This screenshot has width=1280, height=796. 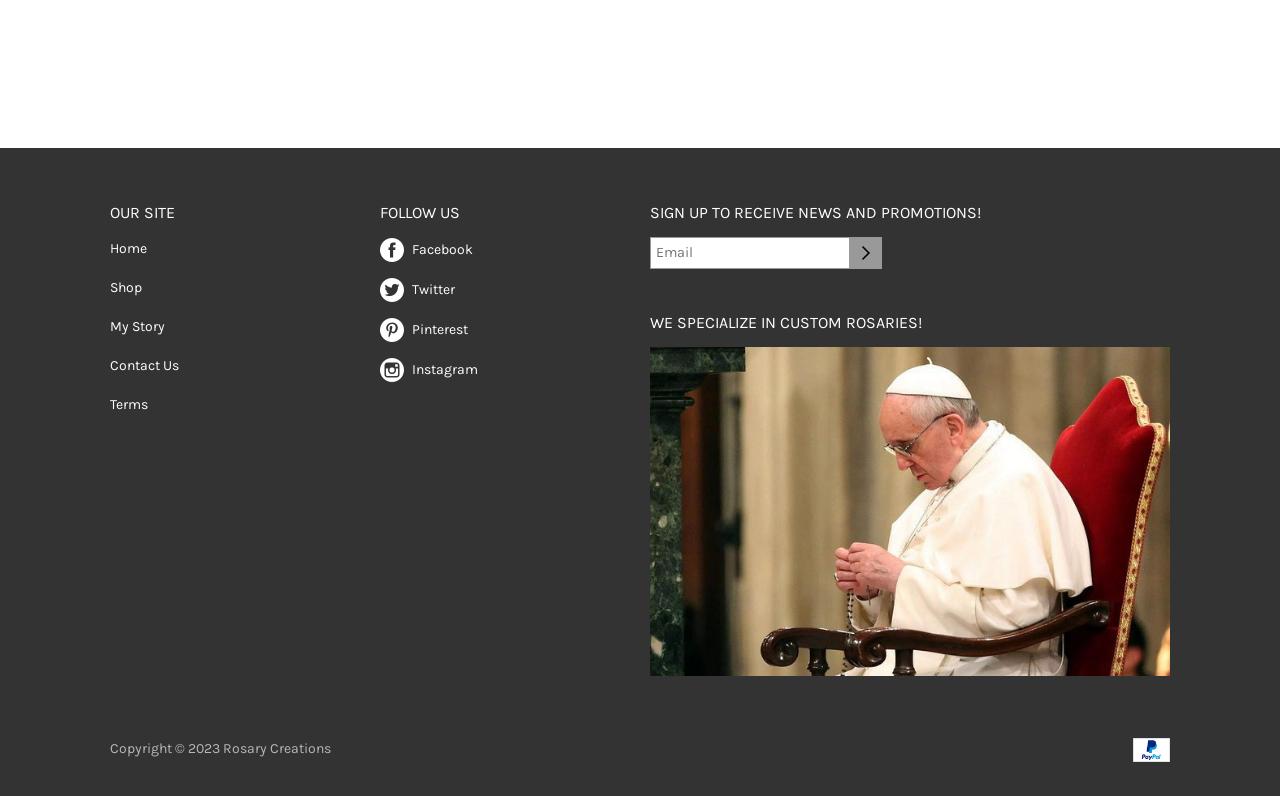 What do you see at coordinates (444, 368) in the screenshot?
I see `'Instagram'` at bounding box center [444, 368].